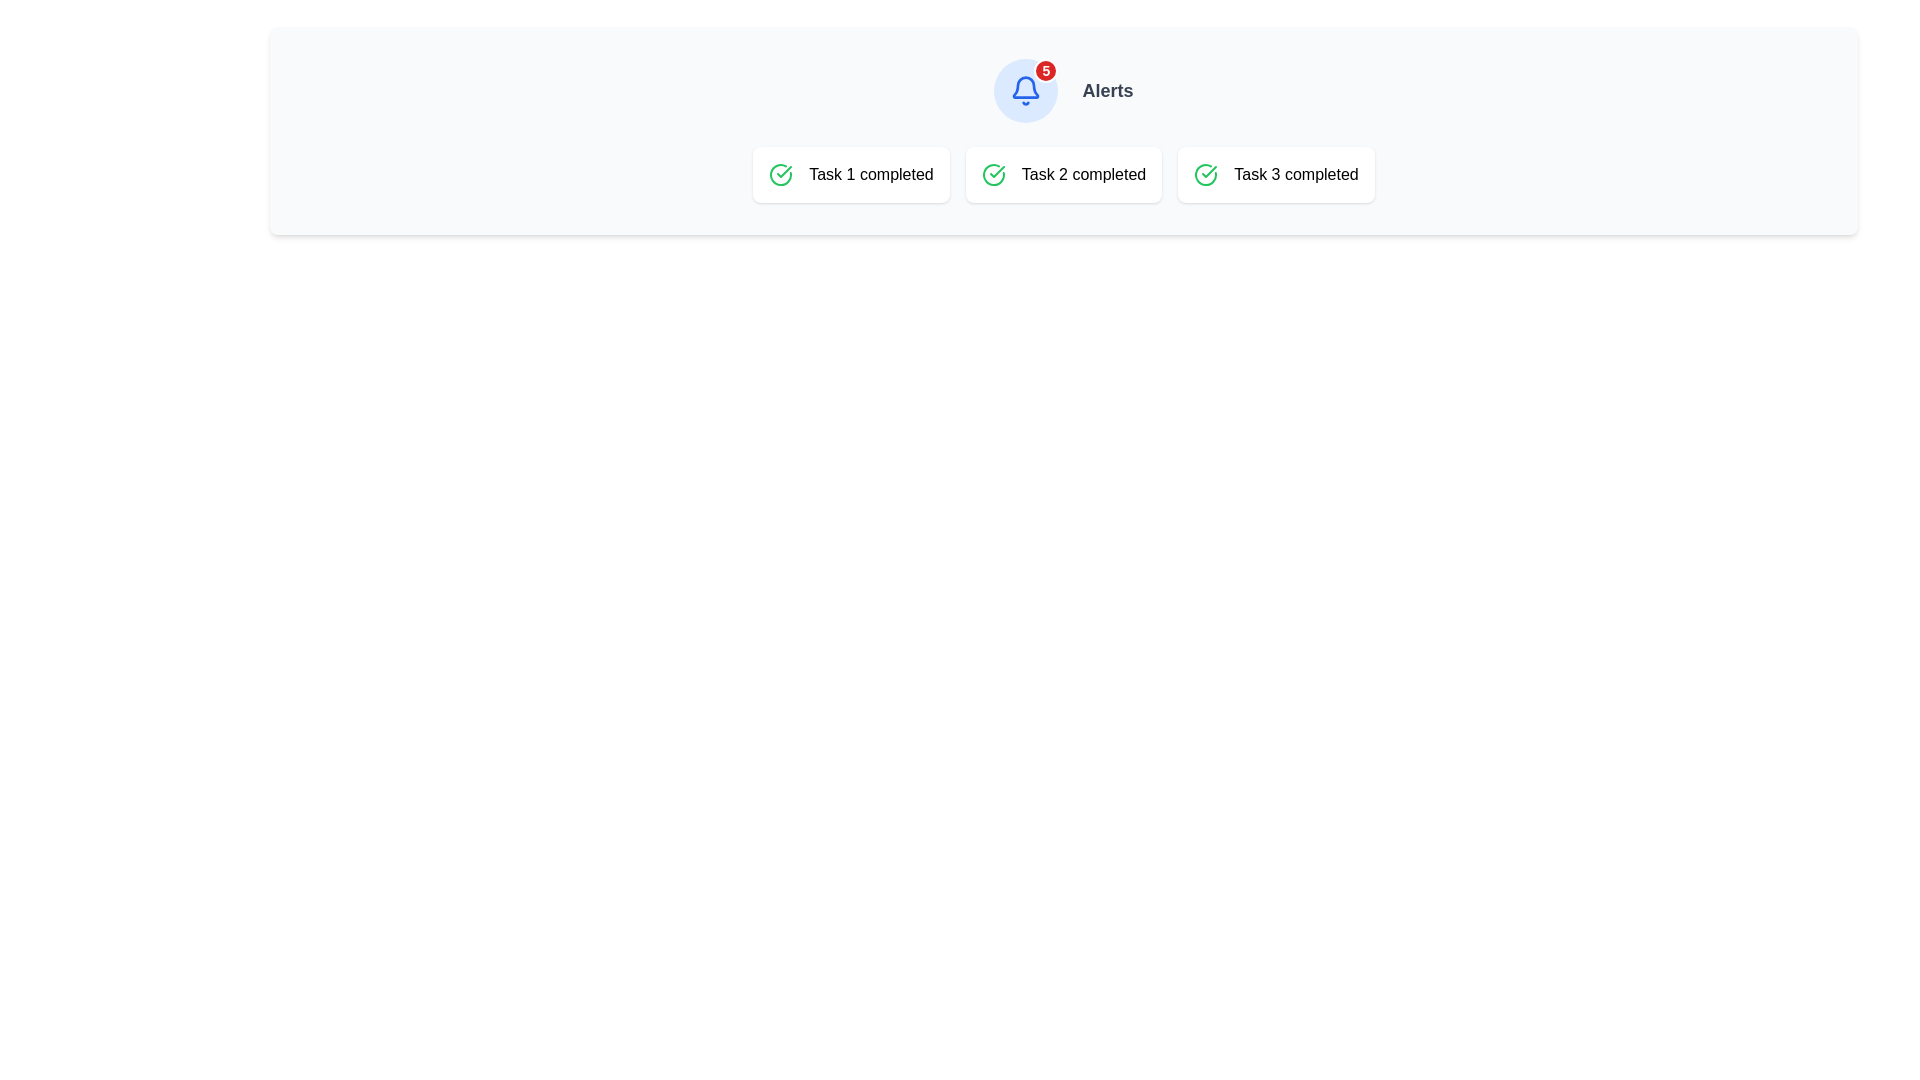 The width and height of the screenshot is (1920, 1080). Describe the element at coordinates (1107, 91) in the screenshot. I see `the Text Label that provides context for alert-related functionalities, located to the right of a bell icon and notification counter` at that location.